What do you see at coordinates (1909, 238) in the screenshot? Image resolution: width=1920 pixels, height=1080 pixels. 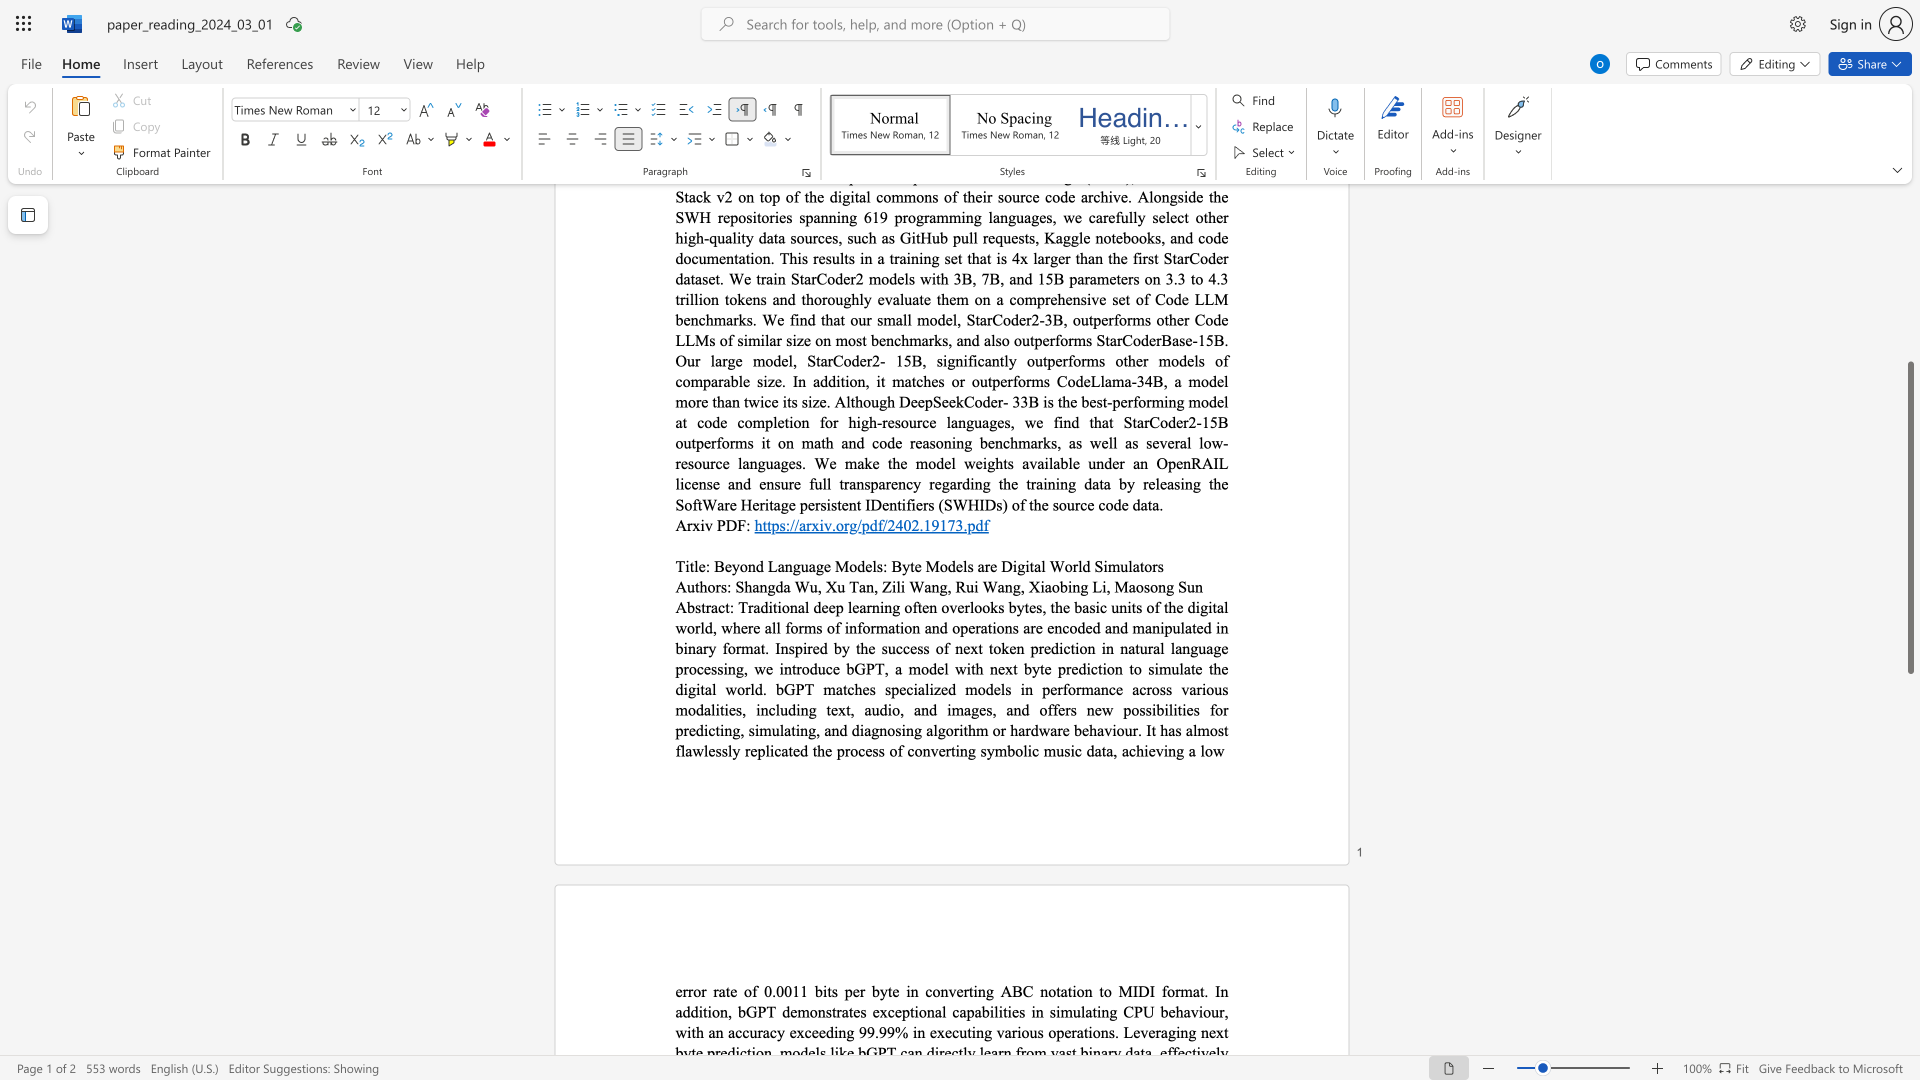 I see `the side scrollbar to bring the page up` at bounding box center [1909, 238].